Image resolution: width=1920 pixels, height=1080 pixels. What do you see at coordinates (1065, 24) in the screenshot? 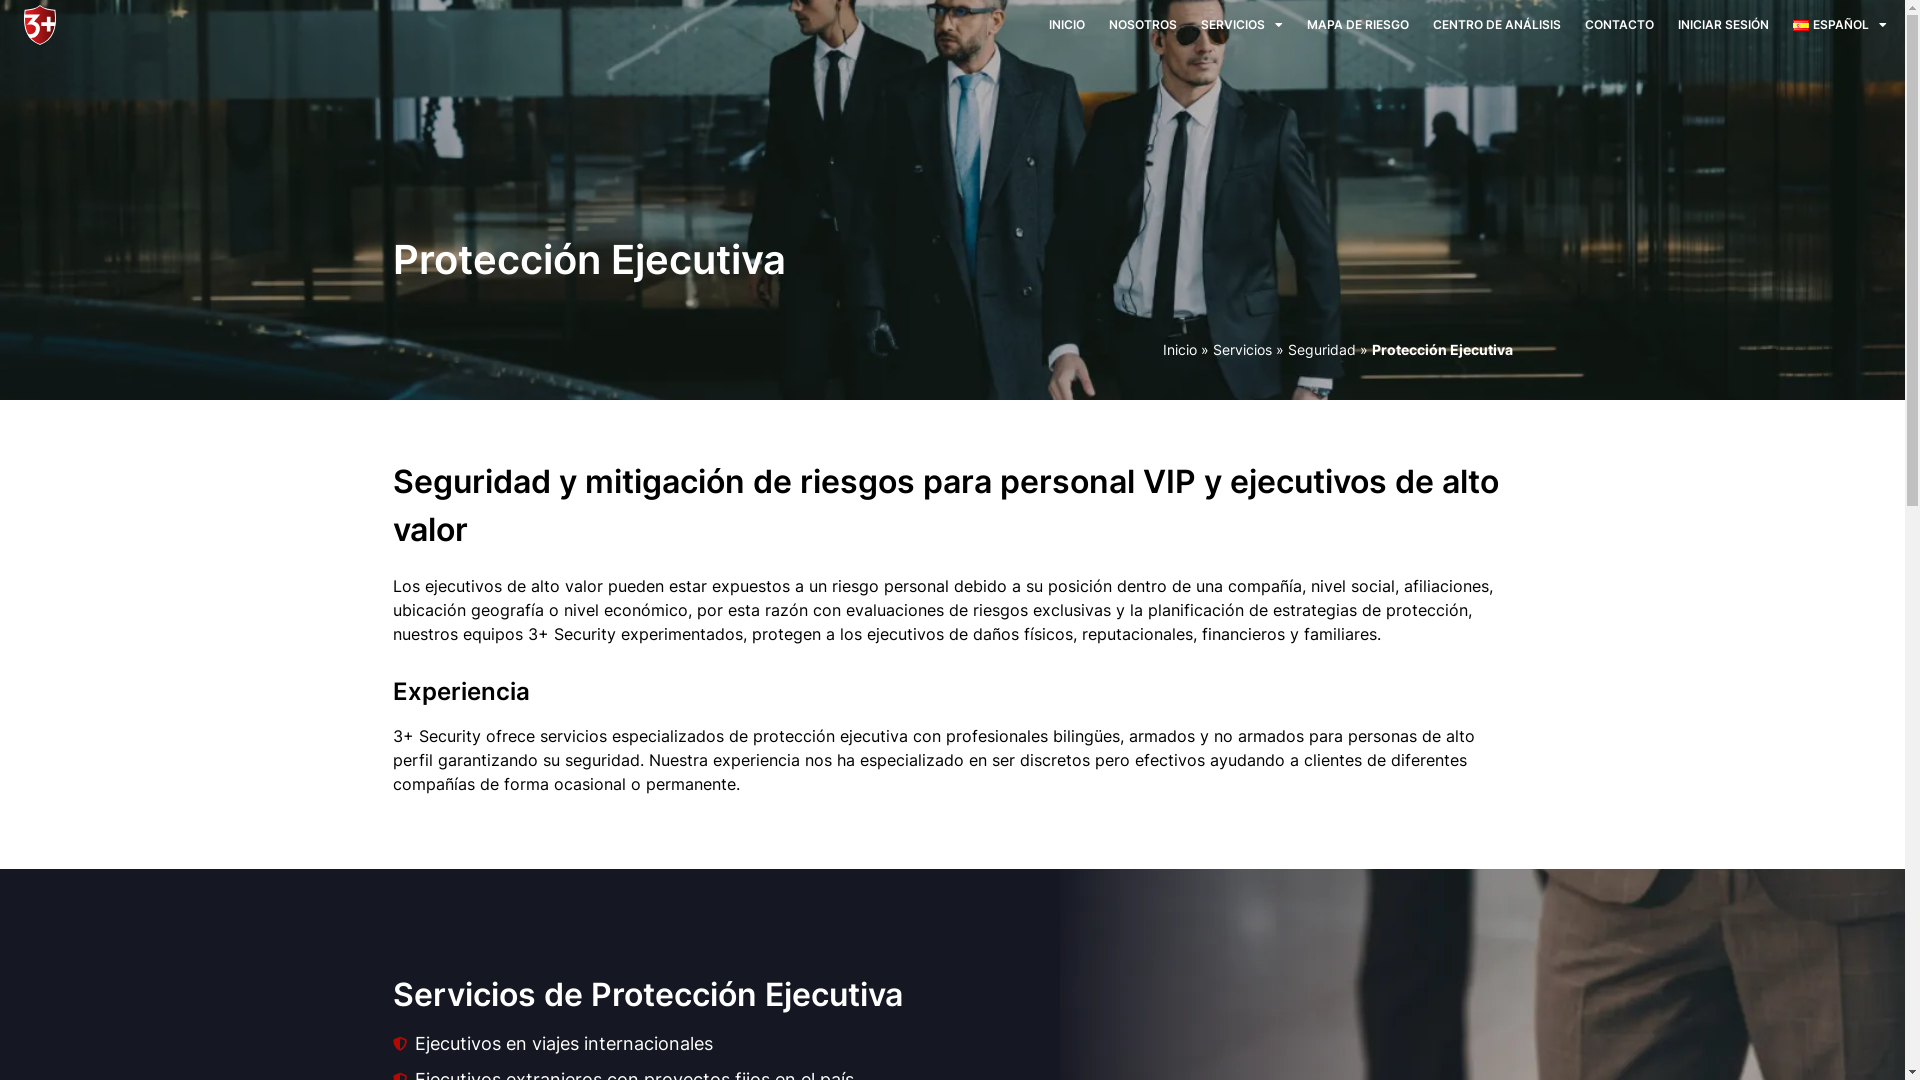
I see `'INICIO'` at bounding box center [1065, 24].